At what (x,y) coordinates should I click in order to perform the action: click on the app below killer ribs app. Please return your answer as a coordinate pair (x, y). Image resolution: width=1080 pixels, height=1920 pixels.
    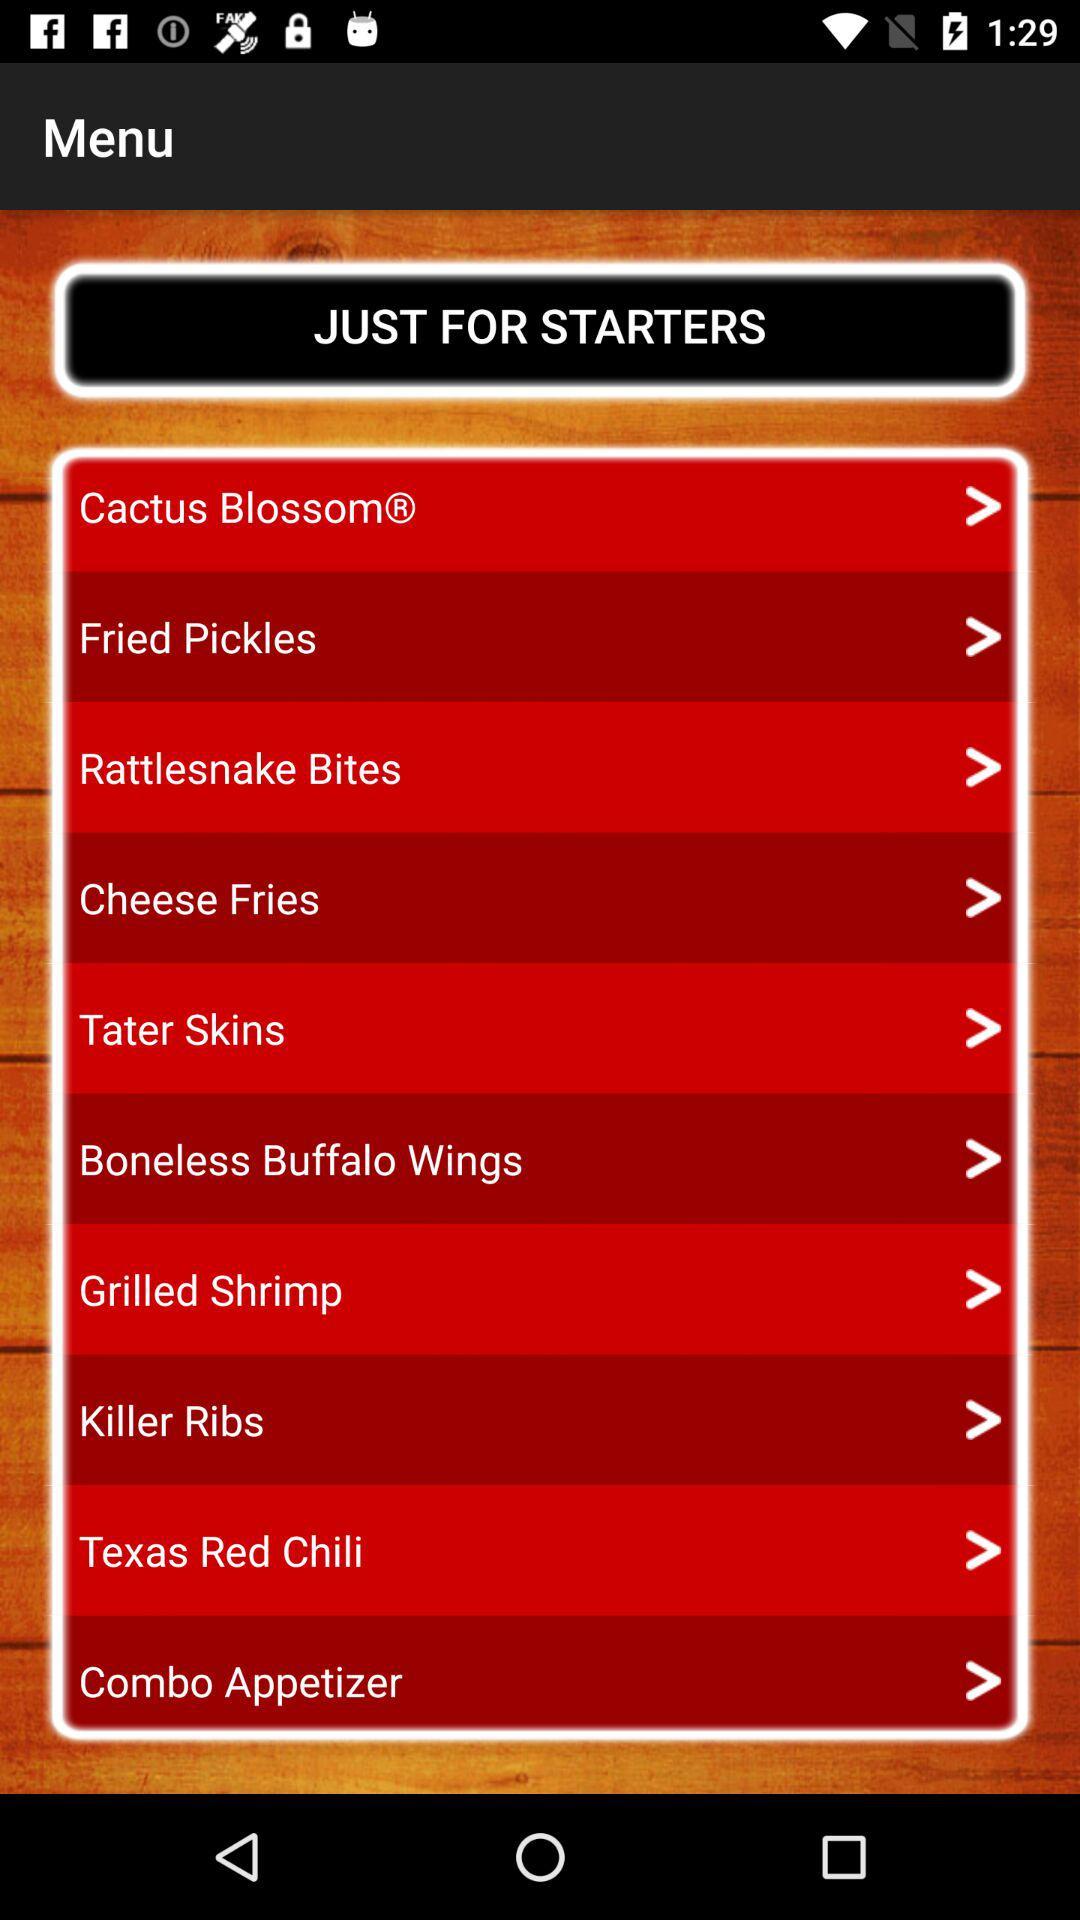
    Looking at the image, I should click on (202, 1549).